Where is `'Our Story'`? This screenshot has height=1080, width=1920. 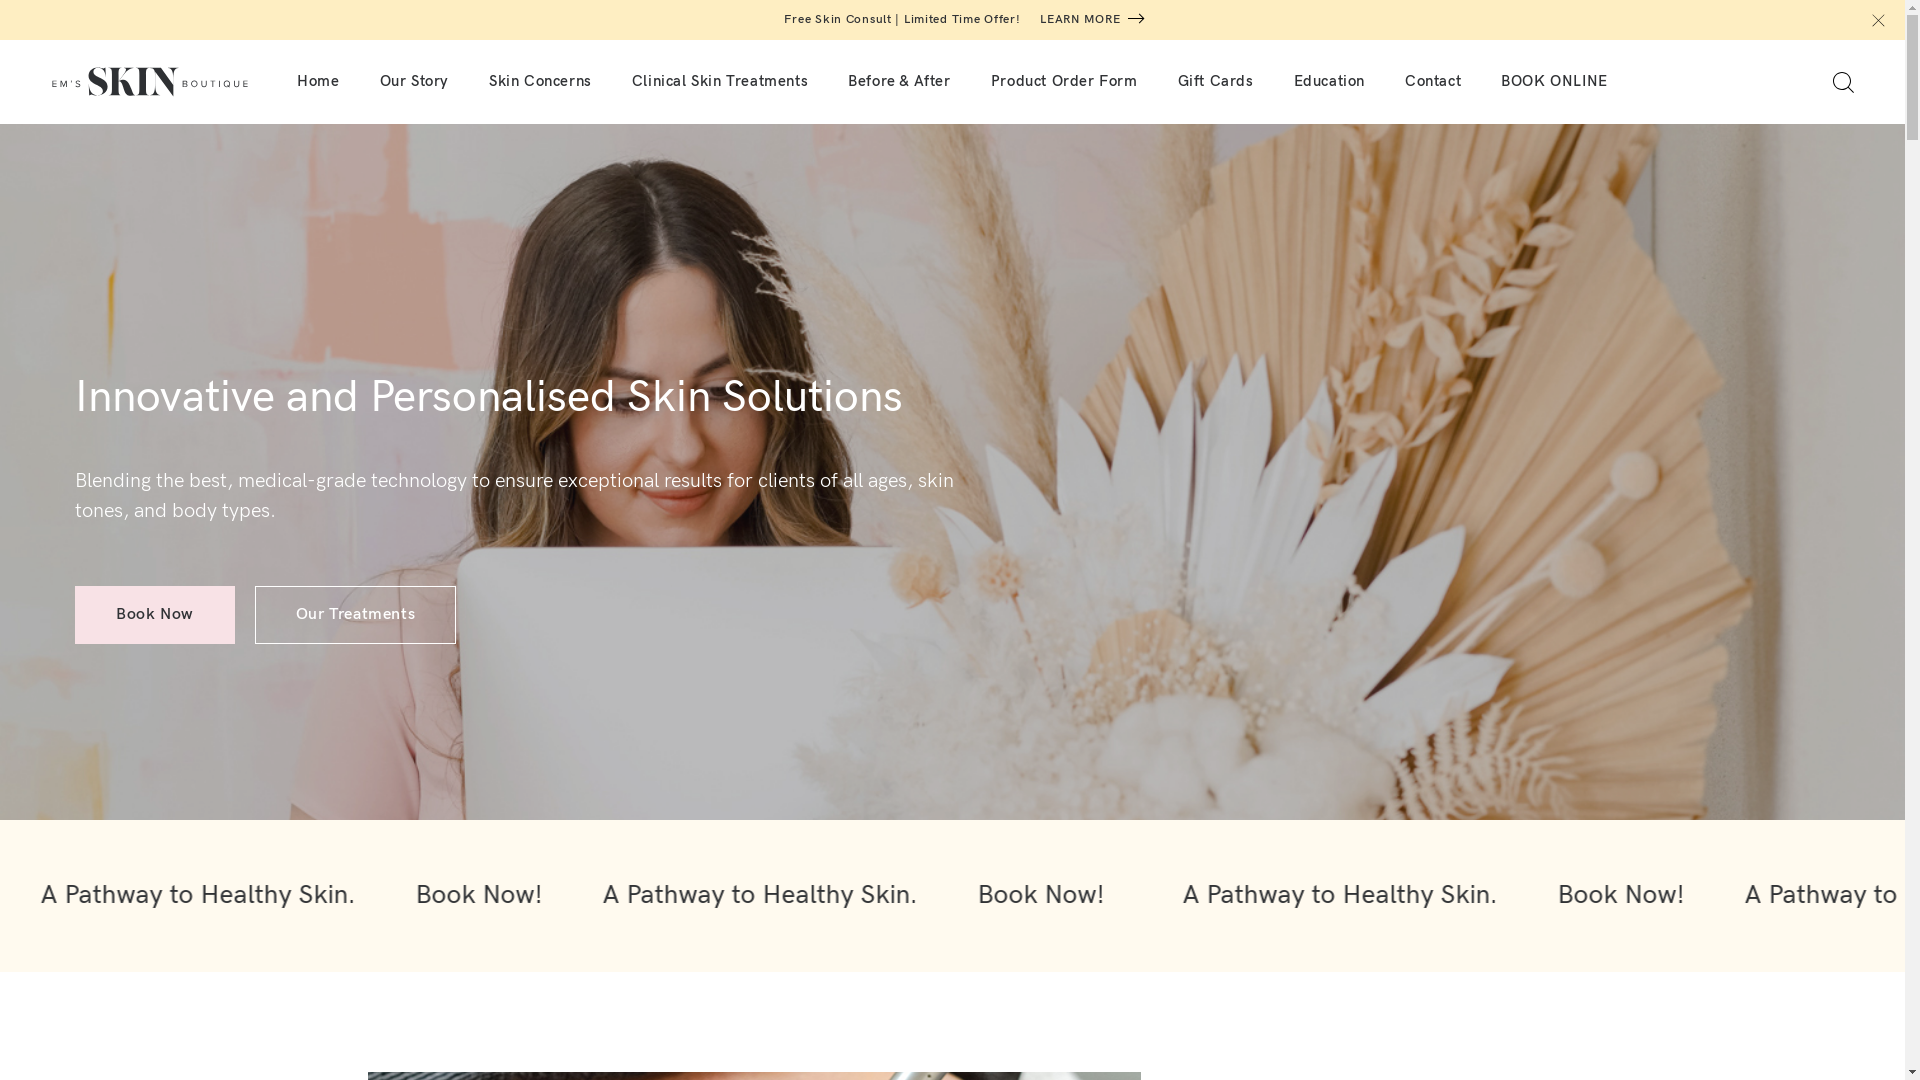
'Our Story' is located at coordinates (413, 80).